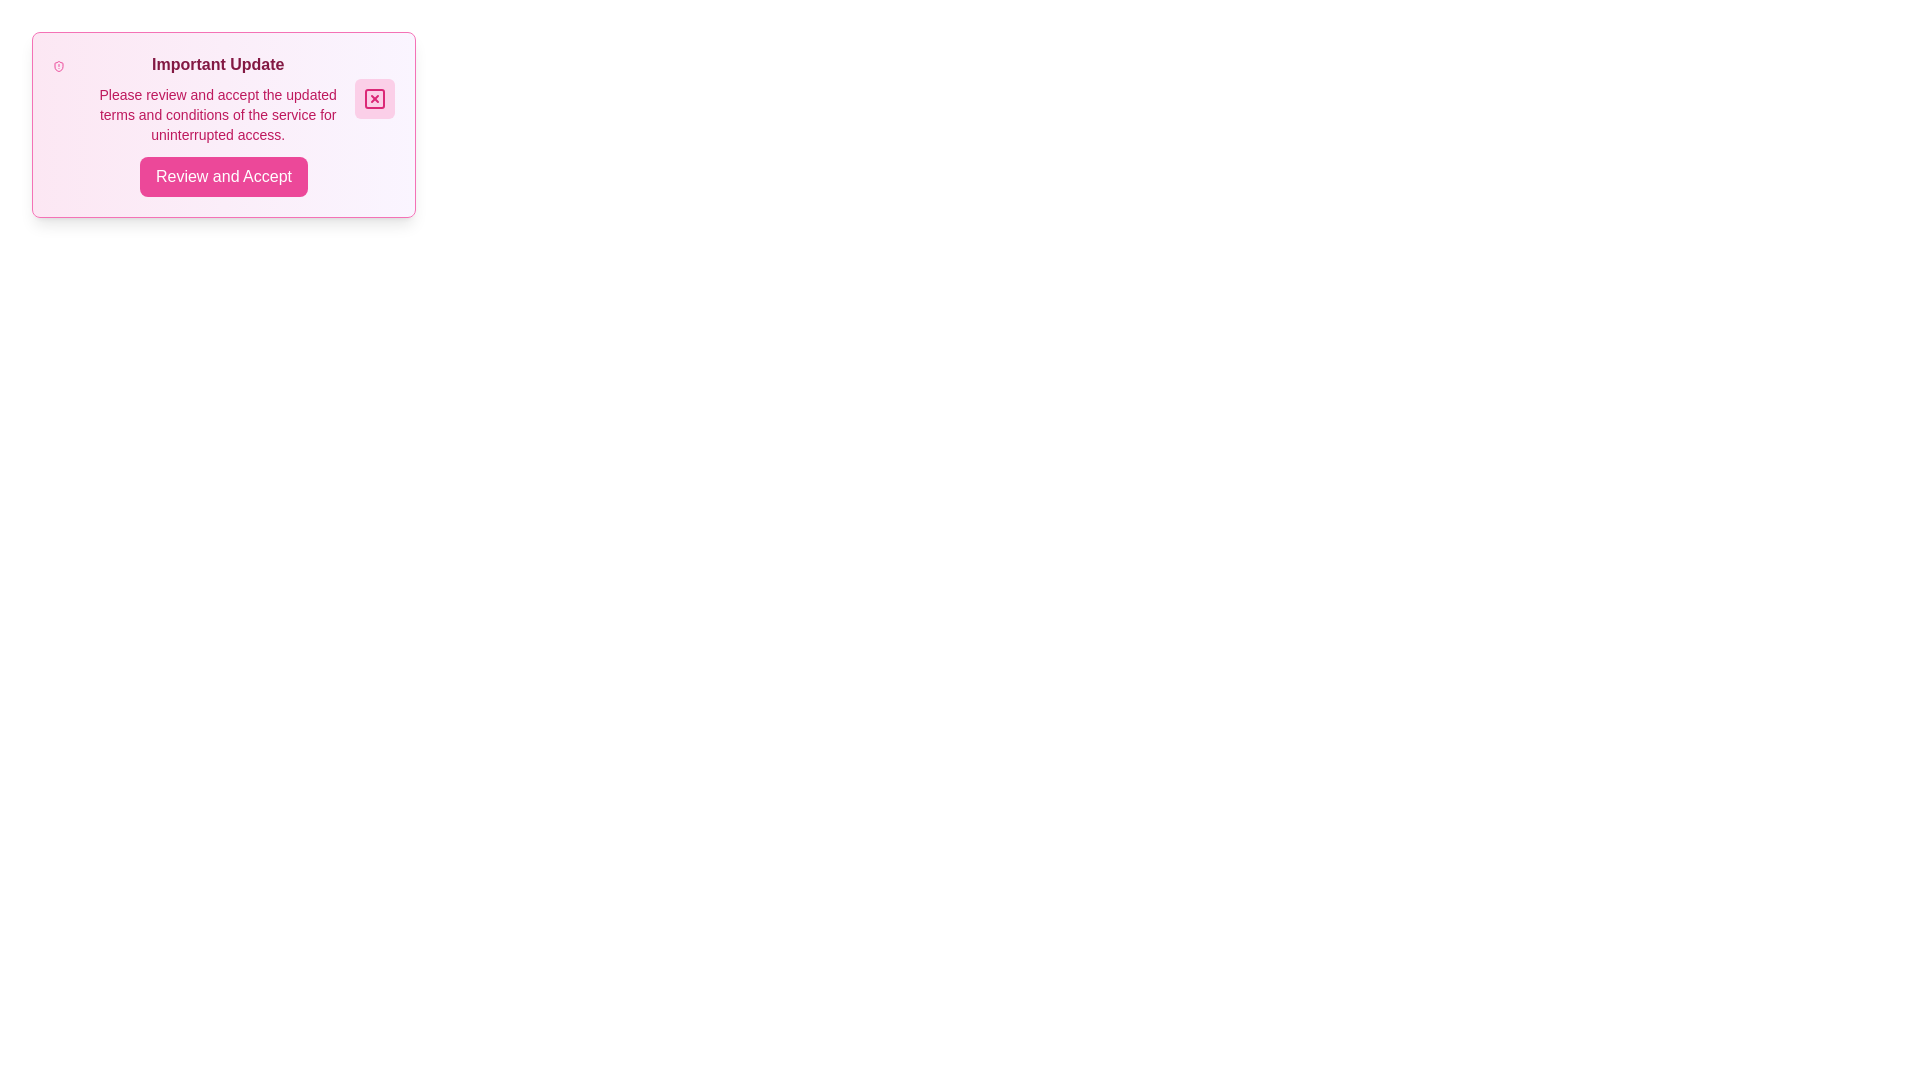 This screenshot has height=1080, width=1920. I want to click on the 'Important Update' text label, which is styled in bold and vibrant pink within a modal dialog box, so click(218, 64).